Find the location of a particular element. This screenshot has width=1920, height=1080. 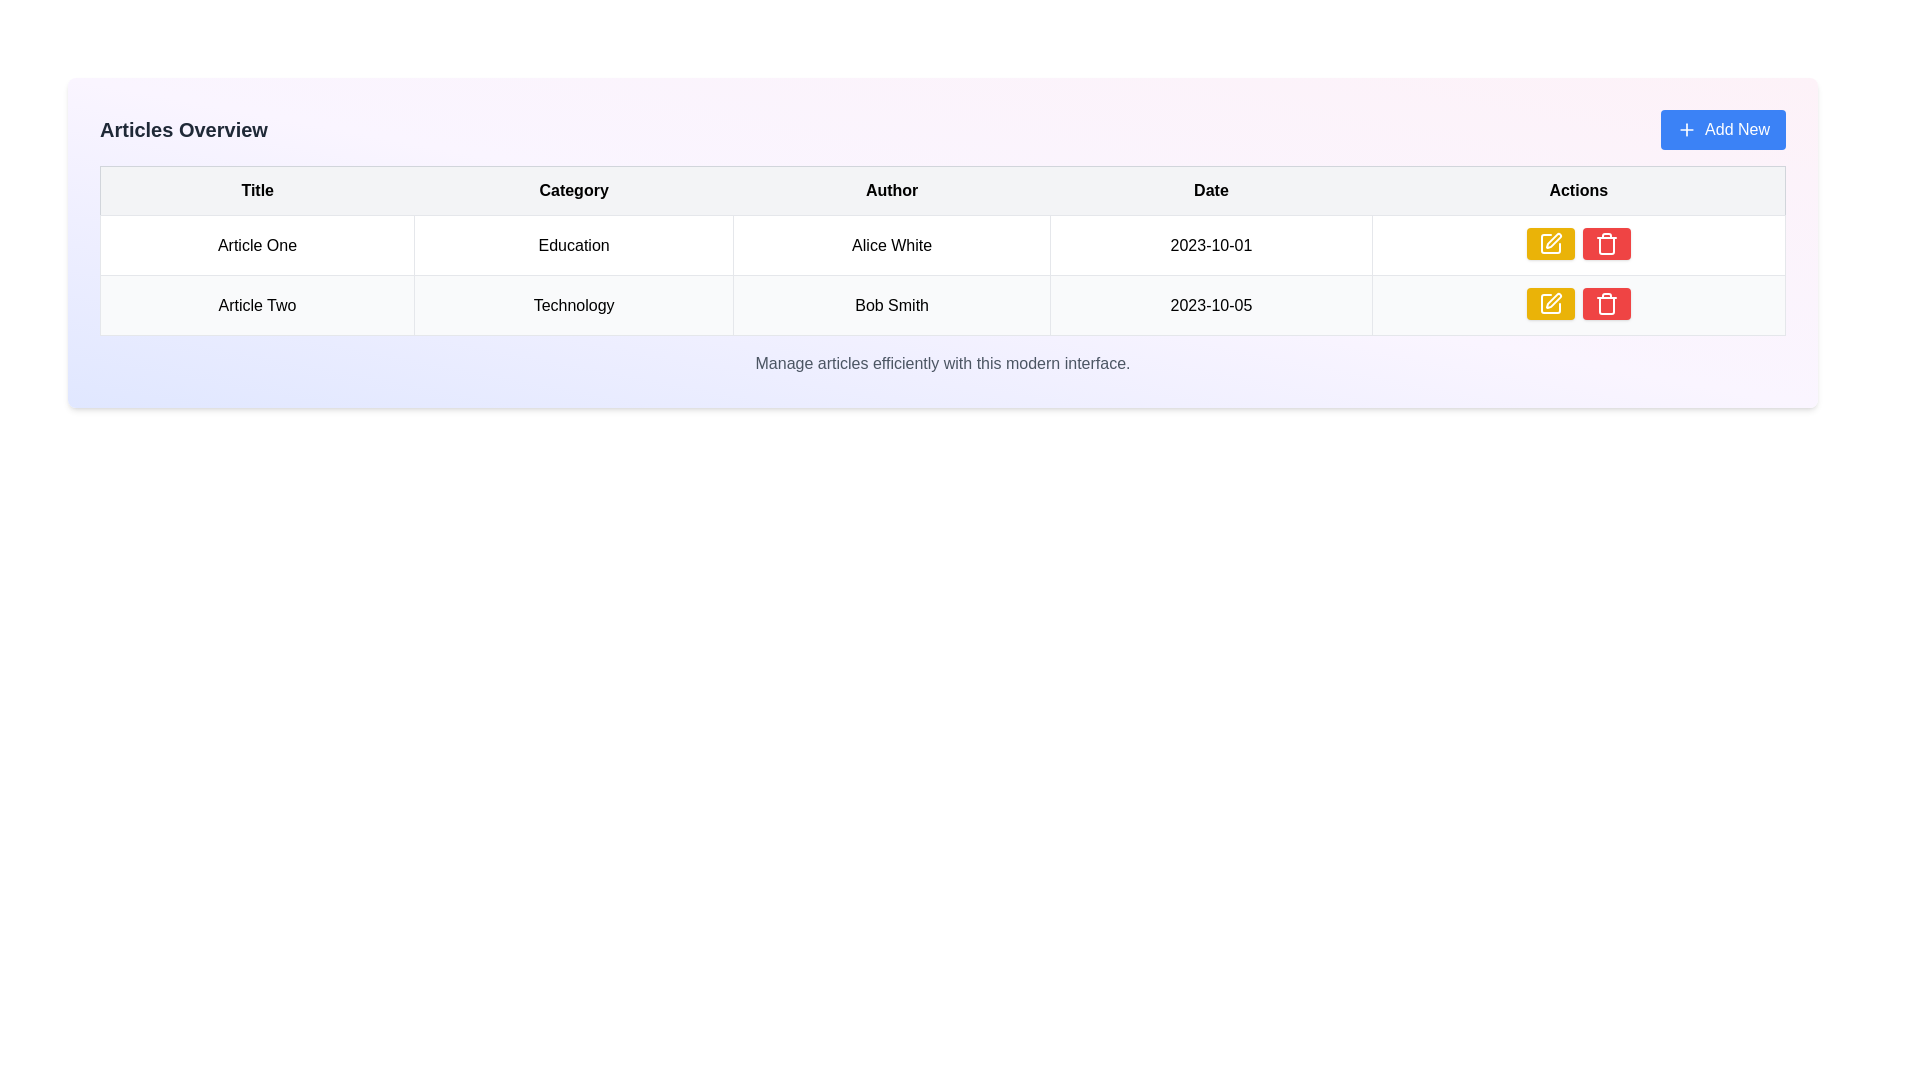

the delete button located in the 'Actions' column of the second row for 'Article Two' is located at coordinates (1607, 242).